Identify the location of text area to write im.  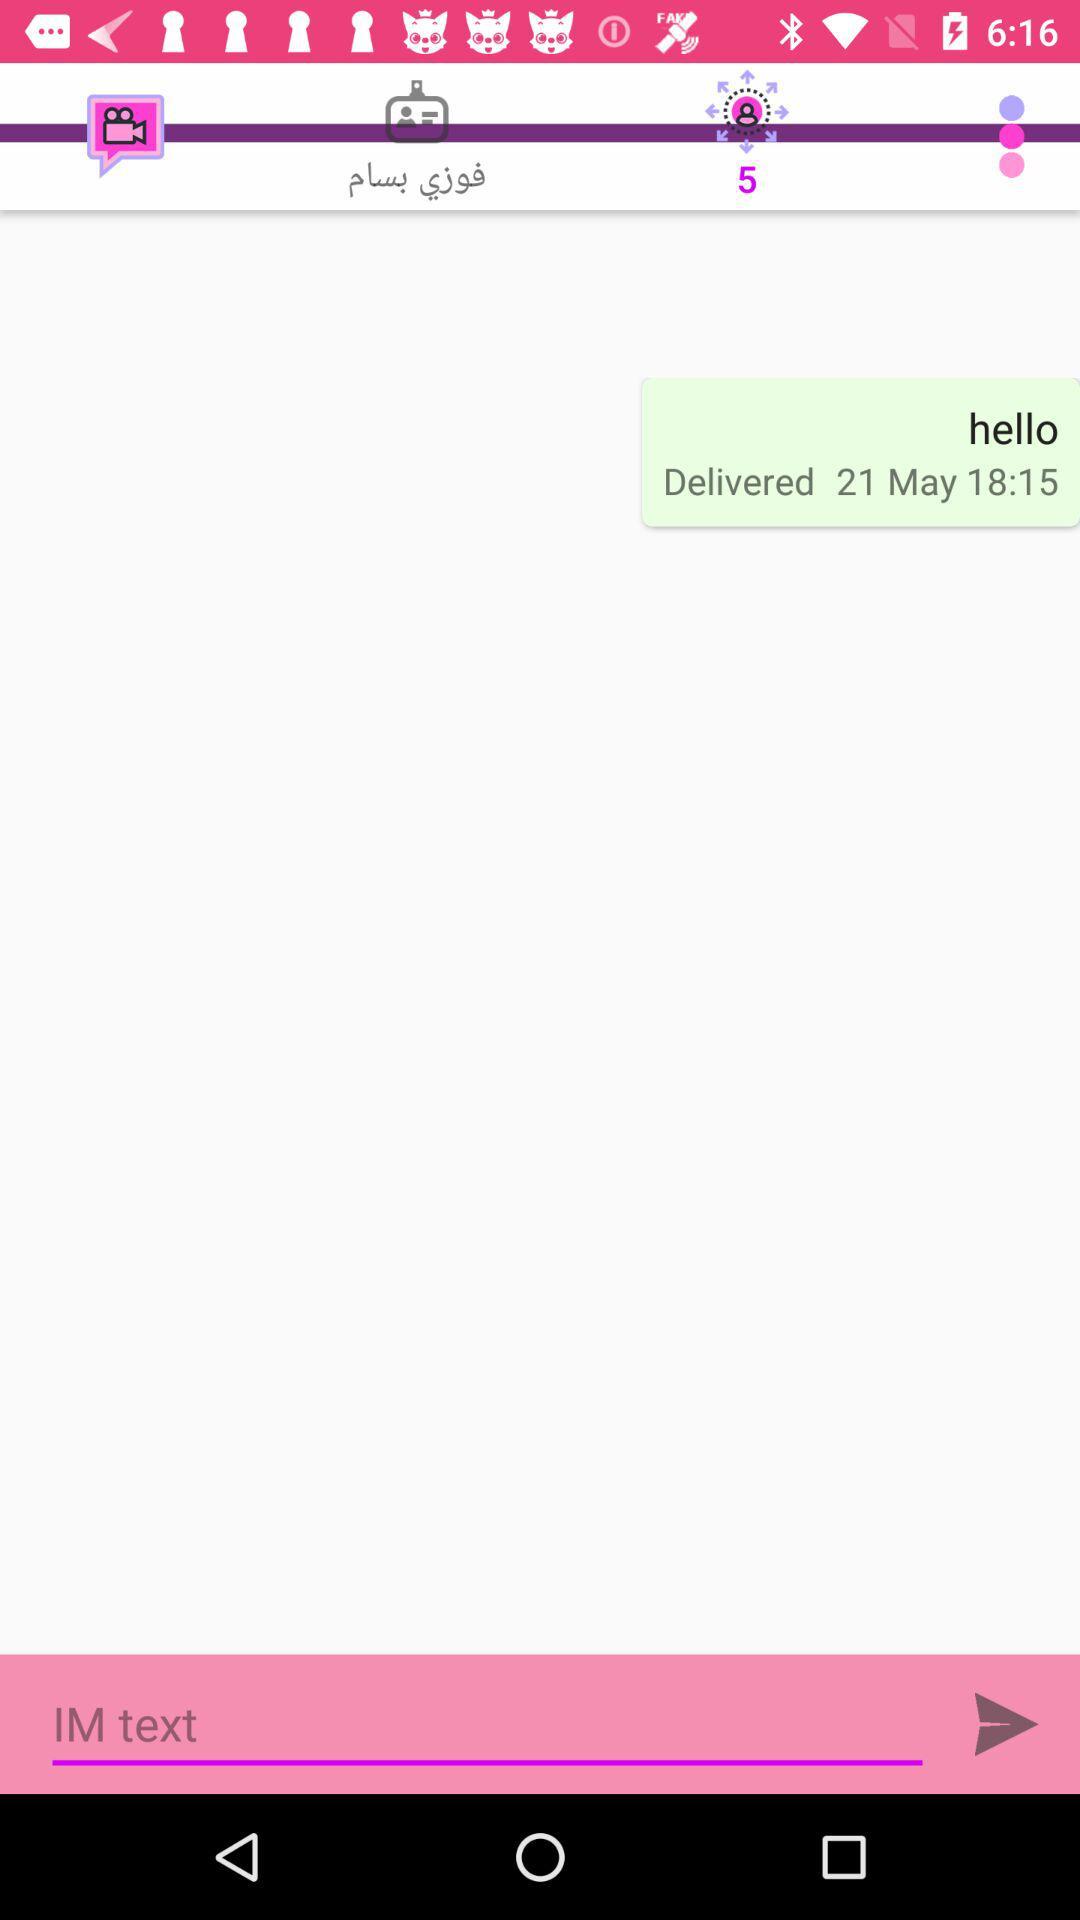
(487, 1723).